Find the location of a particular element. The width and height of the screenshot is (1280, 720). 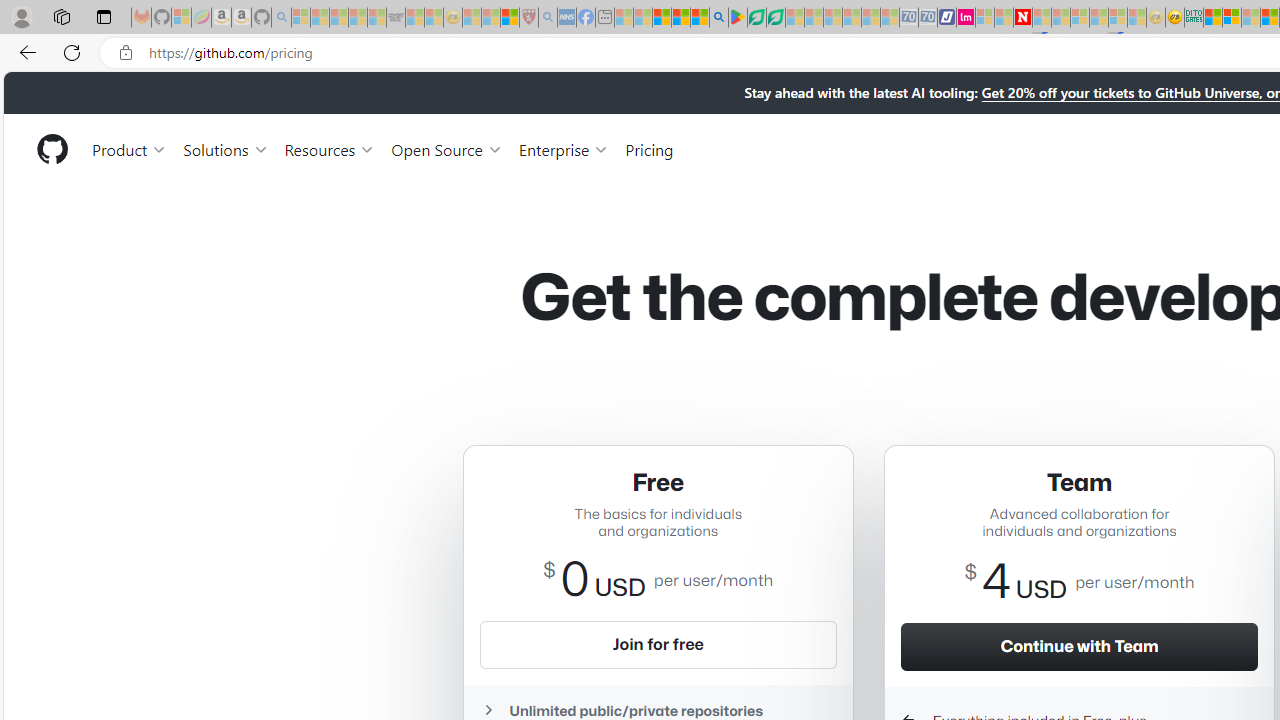

'Product' is located at coordinates (129, 148).